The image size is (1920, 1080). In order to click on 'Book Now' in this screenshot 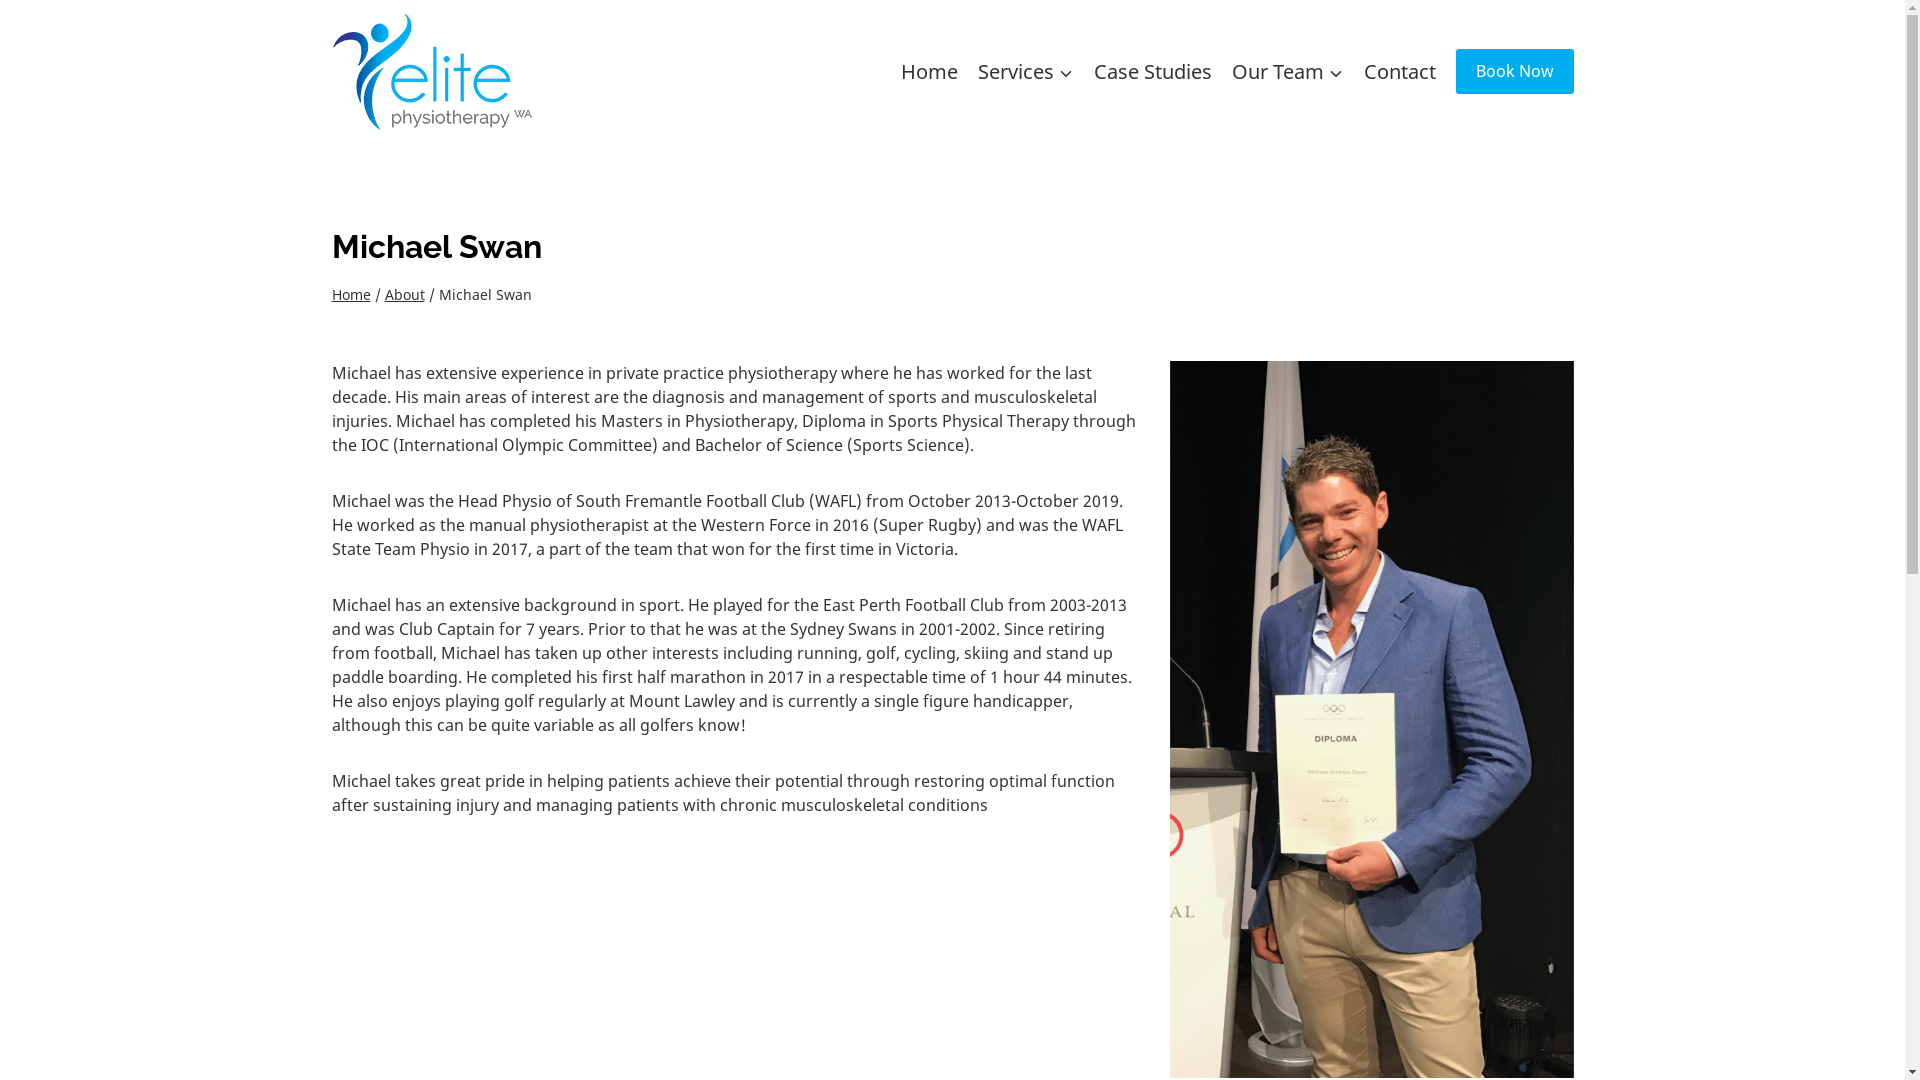, I will do `click(1515, 71)`.